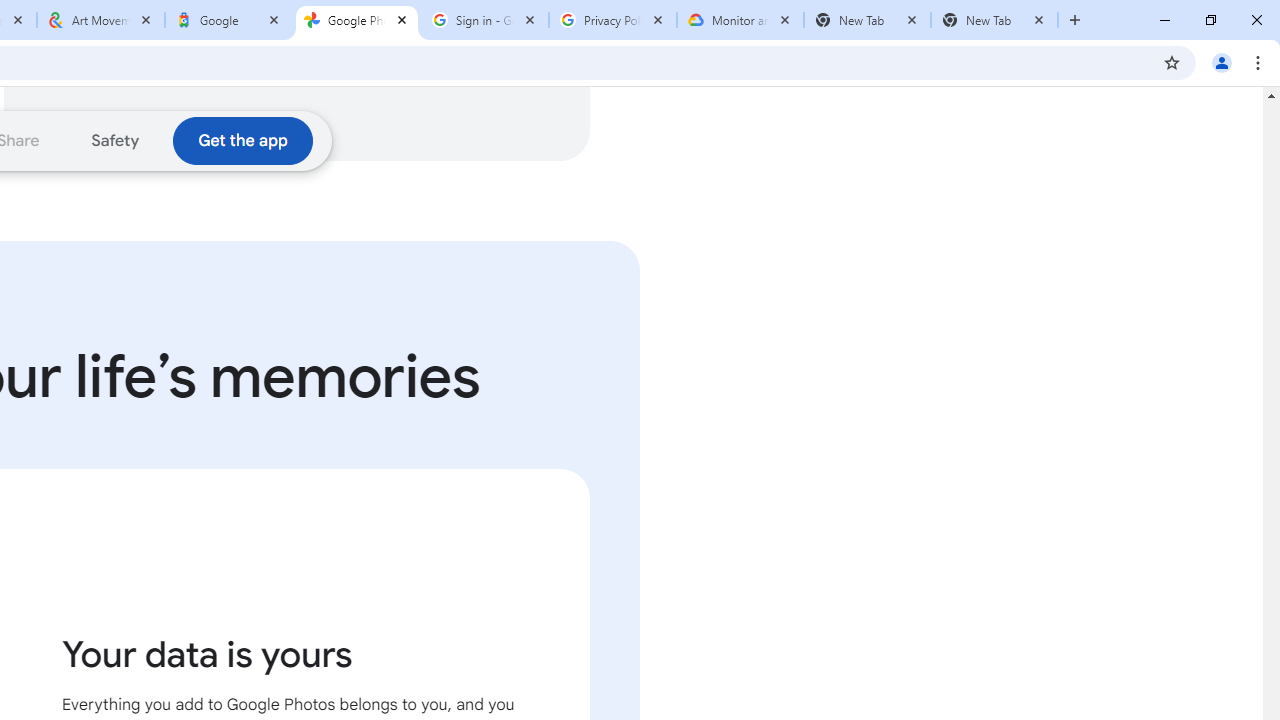 The image size is (1280, 720). Describe the element at coordinates (114, 139) in the screenshot. I see `'Go to section: Safety'` at that location.